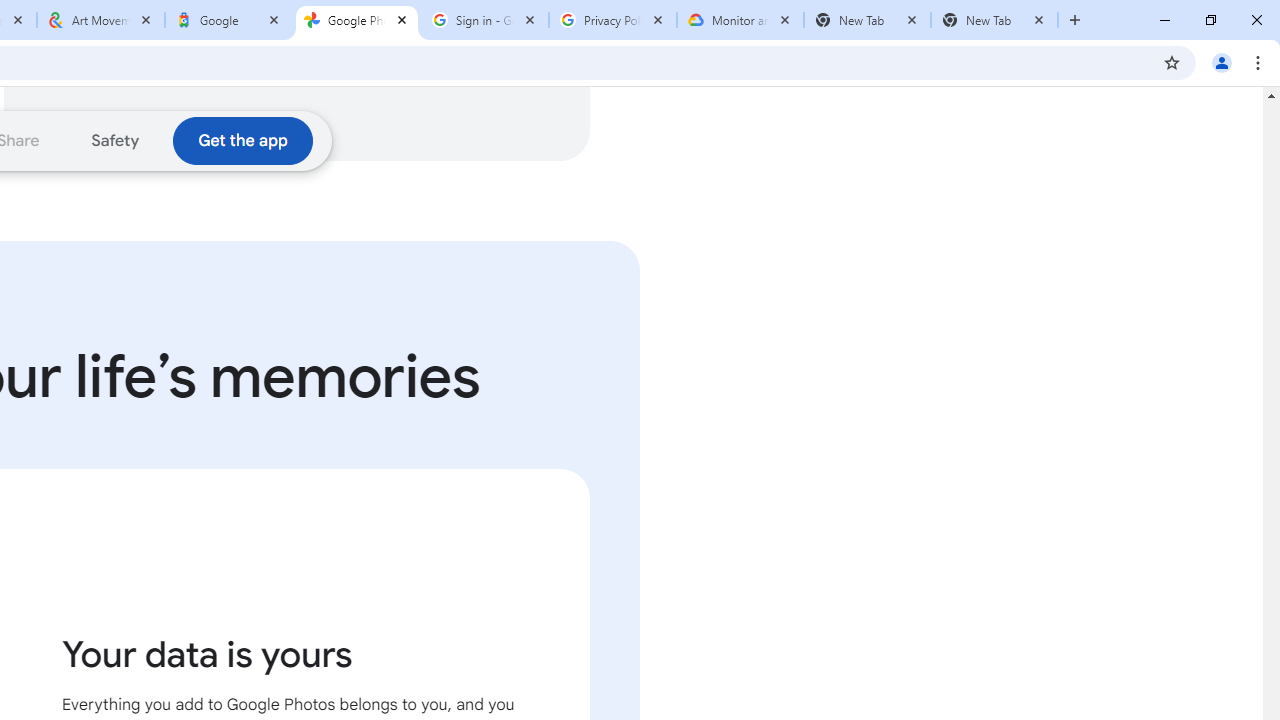 The image size is (1280, 720). Describe the element at coordinates (114, 139) in the screenshot. I see `'Go to section: Safety'` at that location.